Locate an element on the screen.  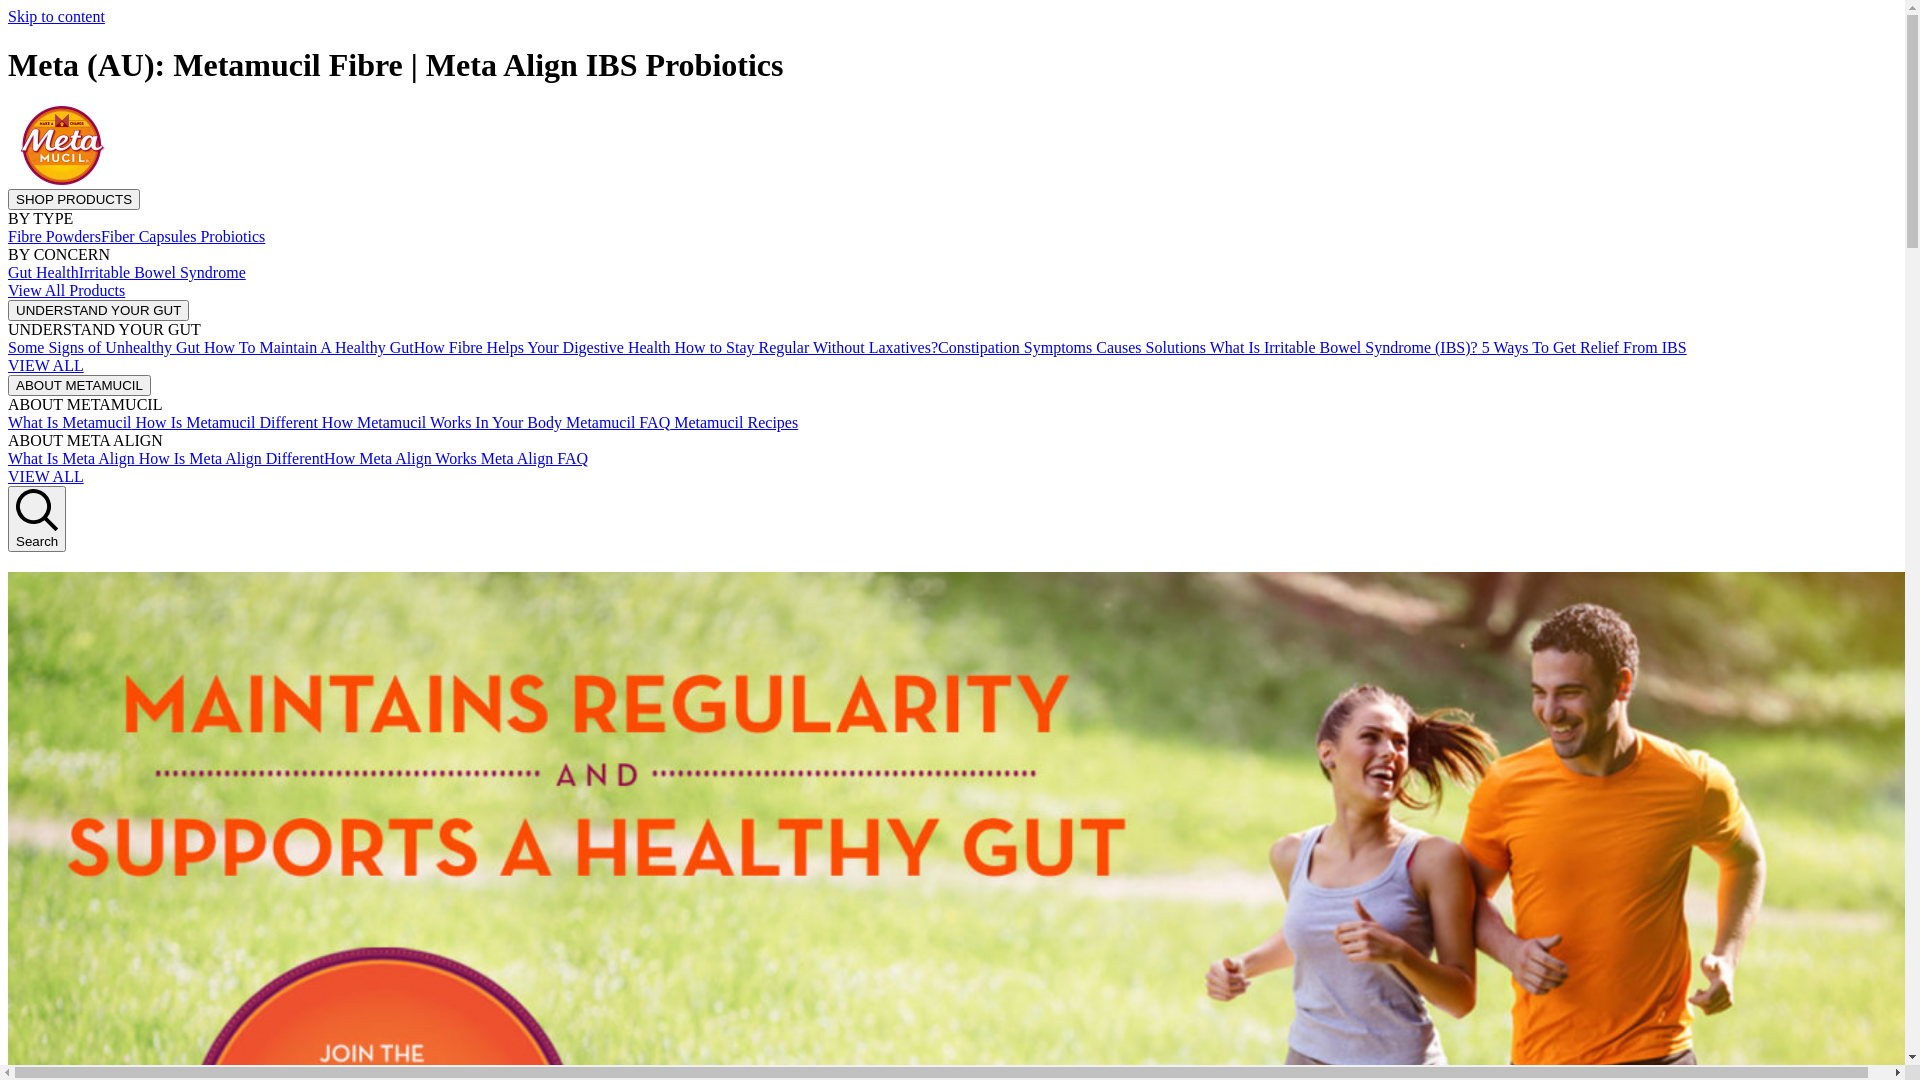
'UNDERSTAND YOUR GUT' is located at coordinates (8, 310).